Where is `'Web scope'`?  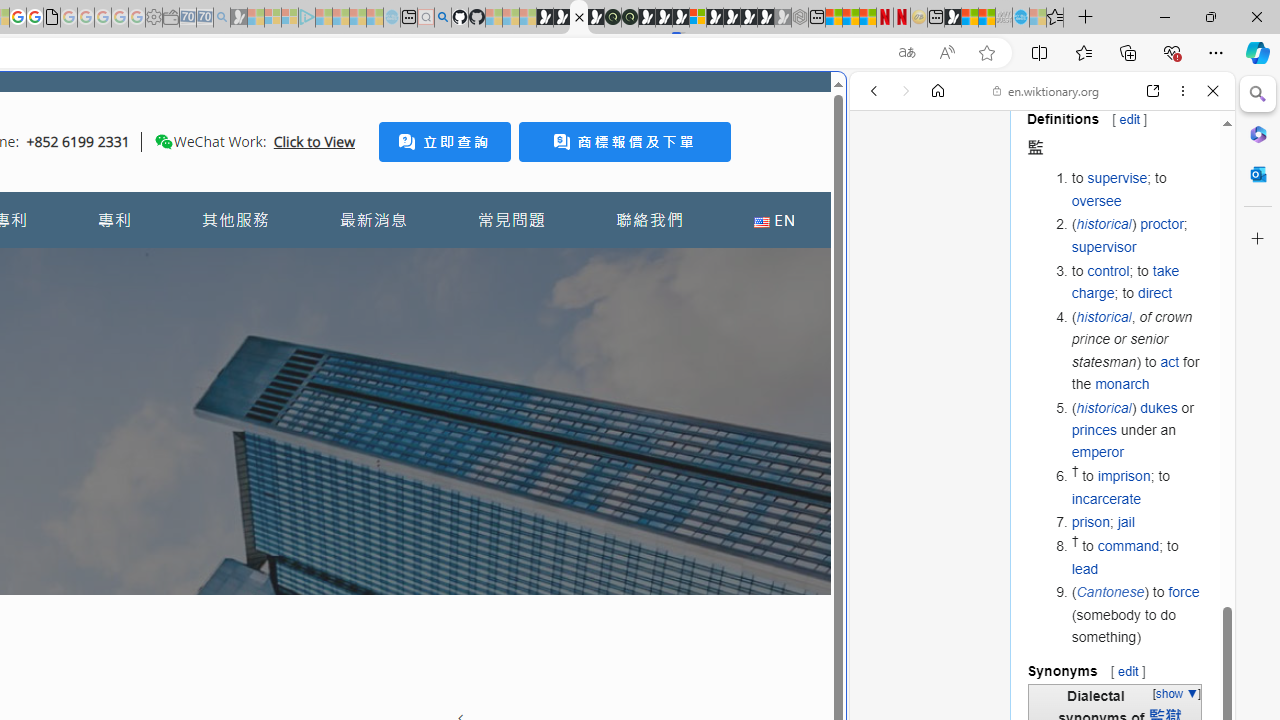 'Web scope' is located at coordinates (881, 180).